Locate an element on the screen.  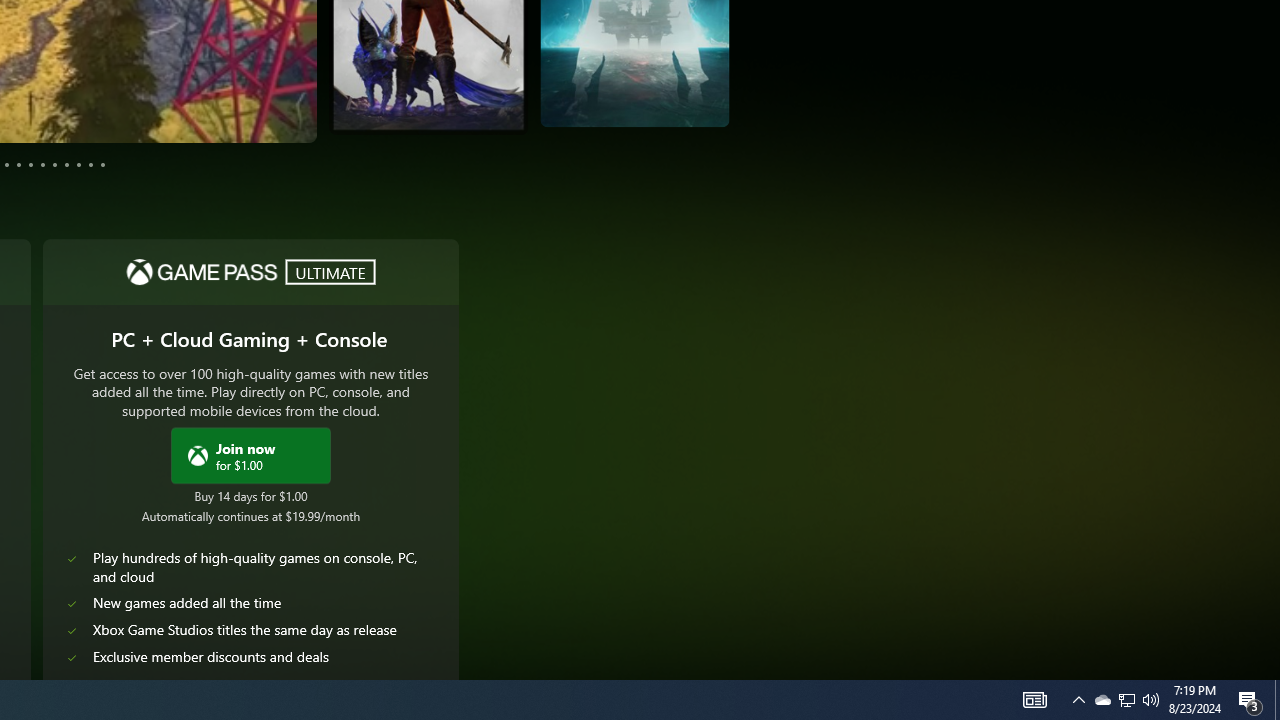
'Page 4' is located at coordinates (7, 163).